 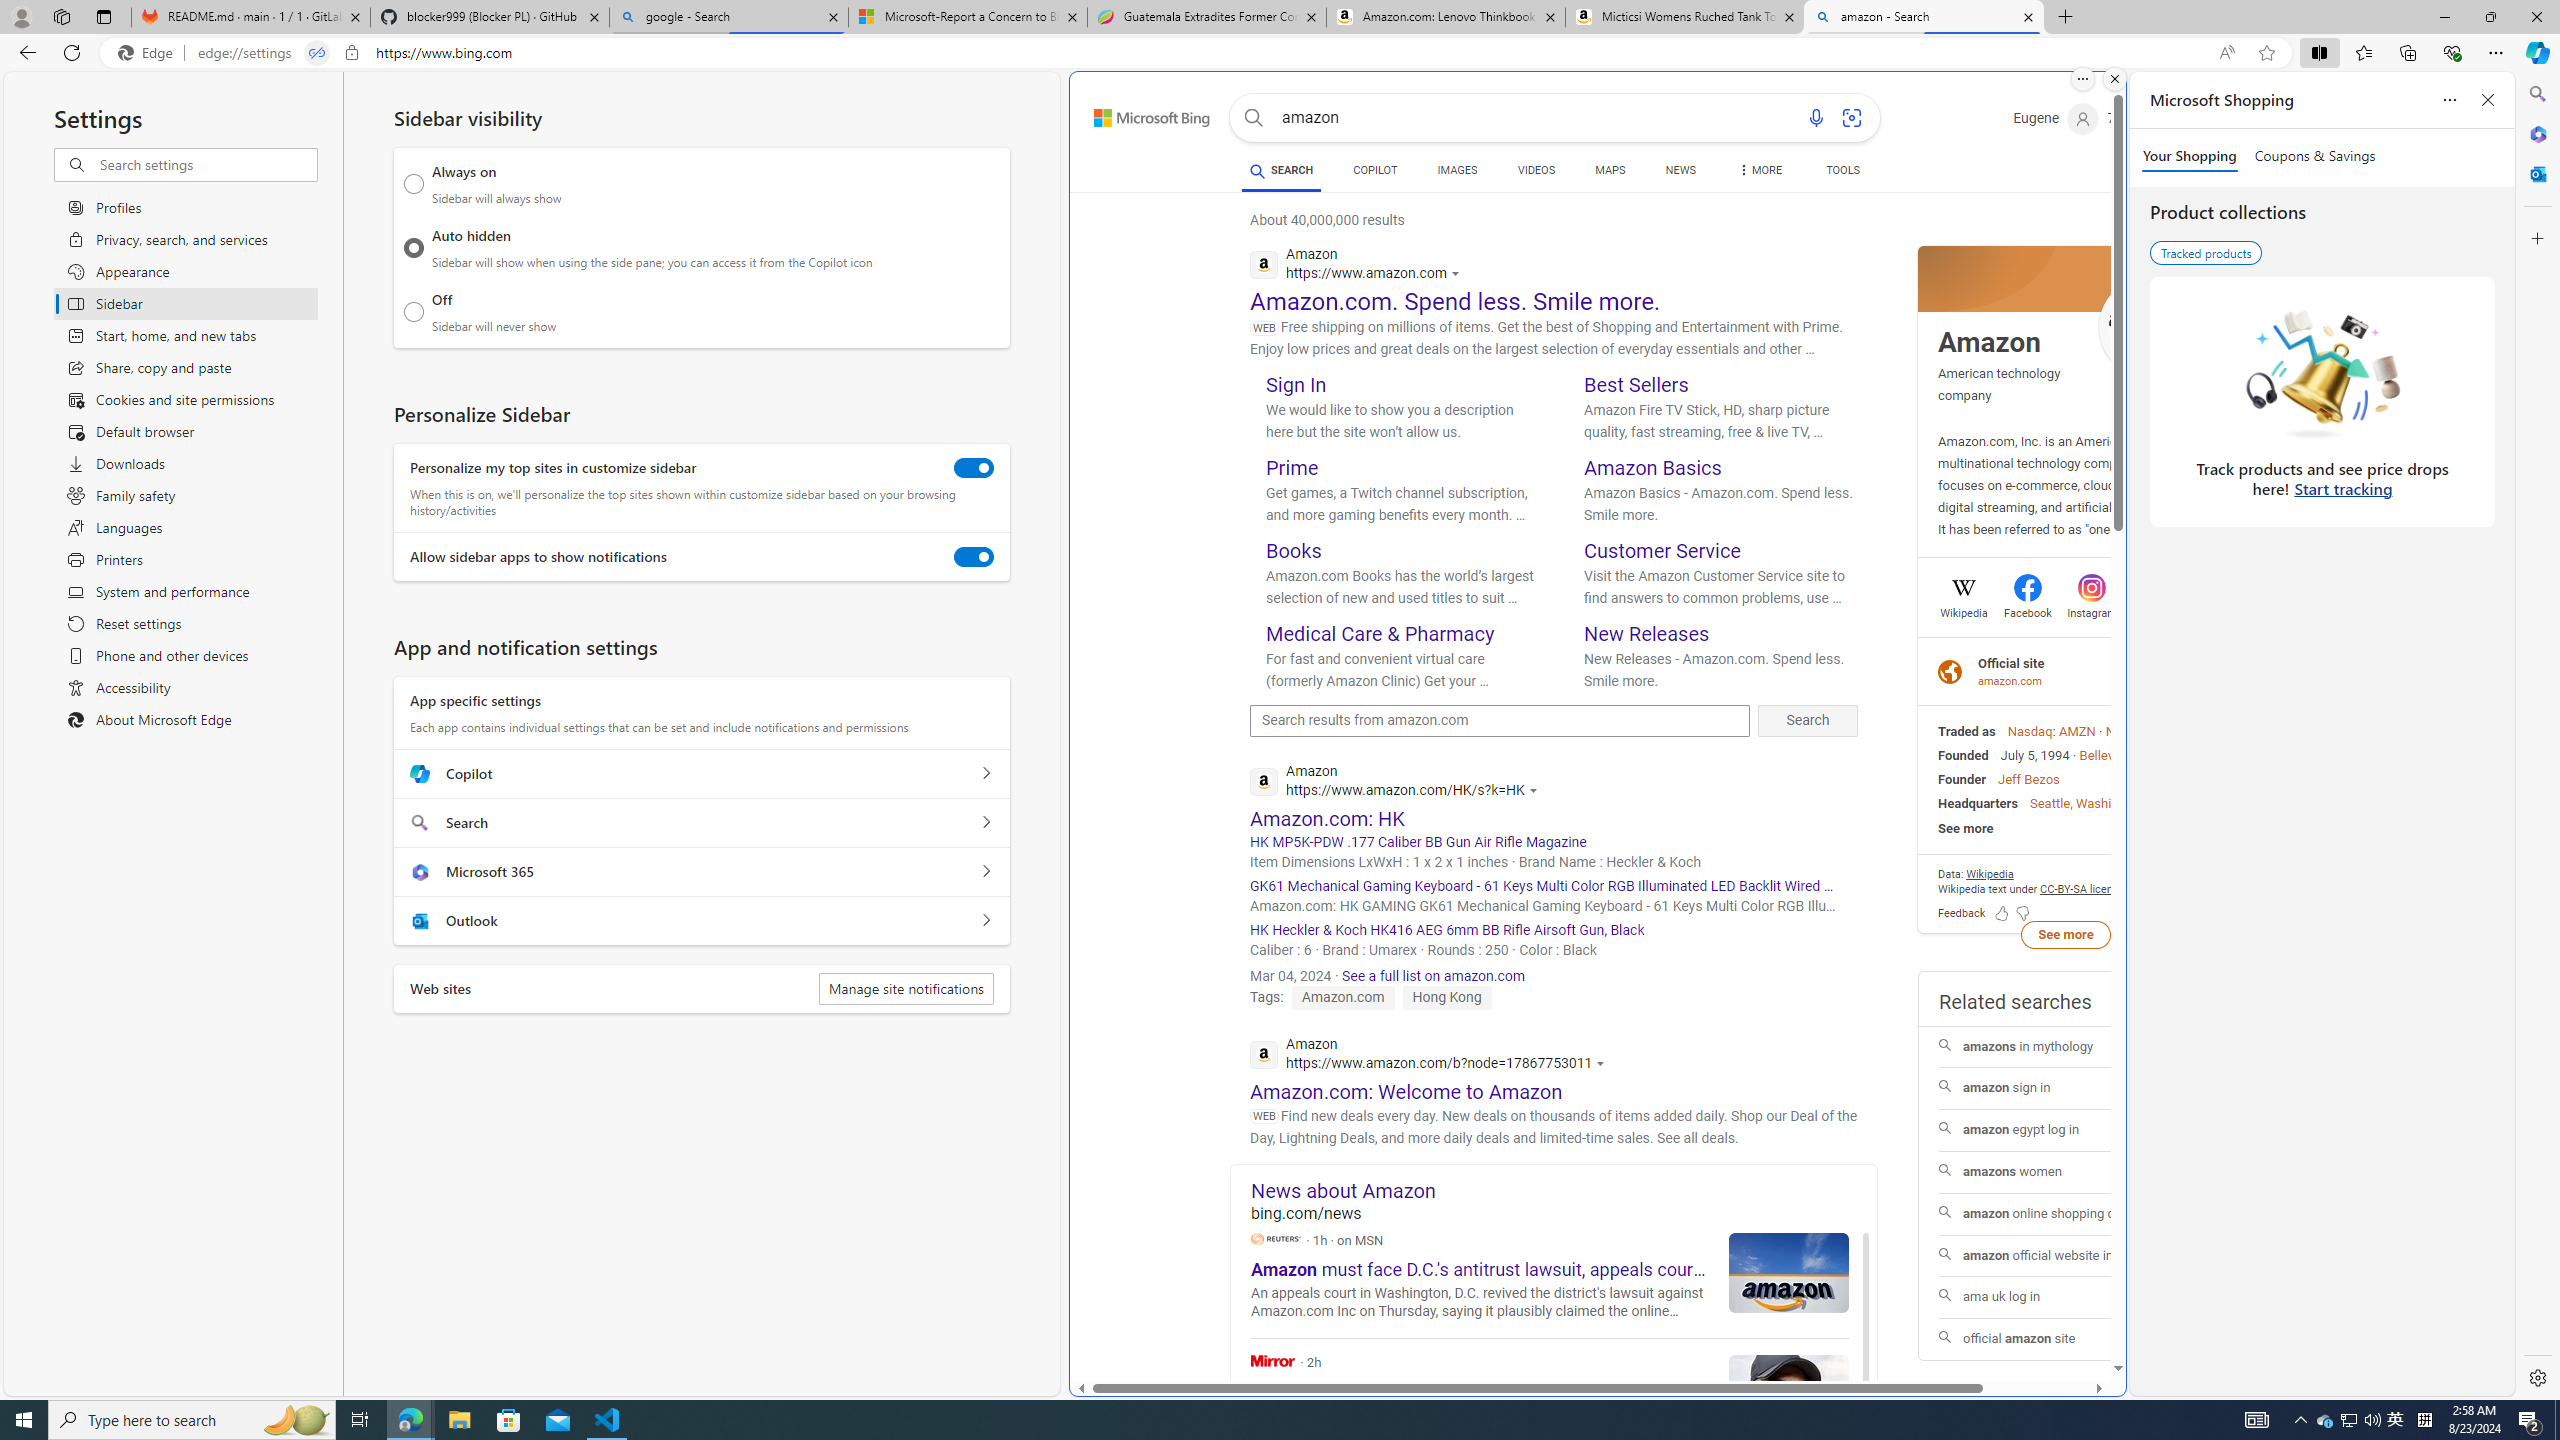 What do you see at coordinates (1432, 976) in the screenshot?
I see `'See a full list on amazon.com'` at bounding box center [1432, 976].